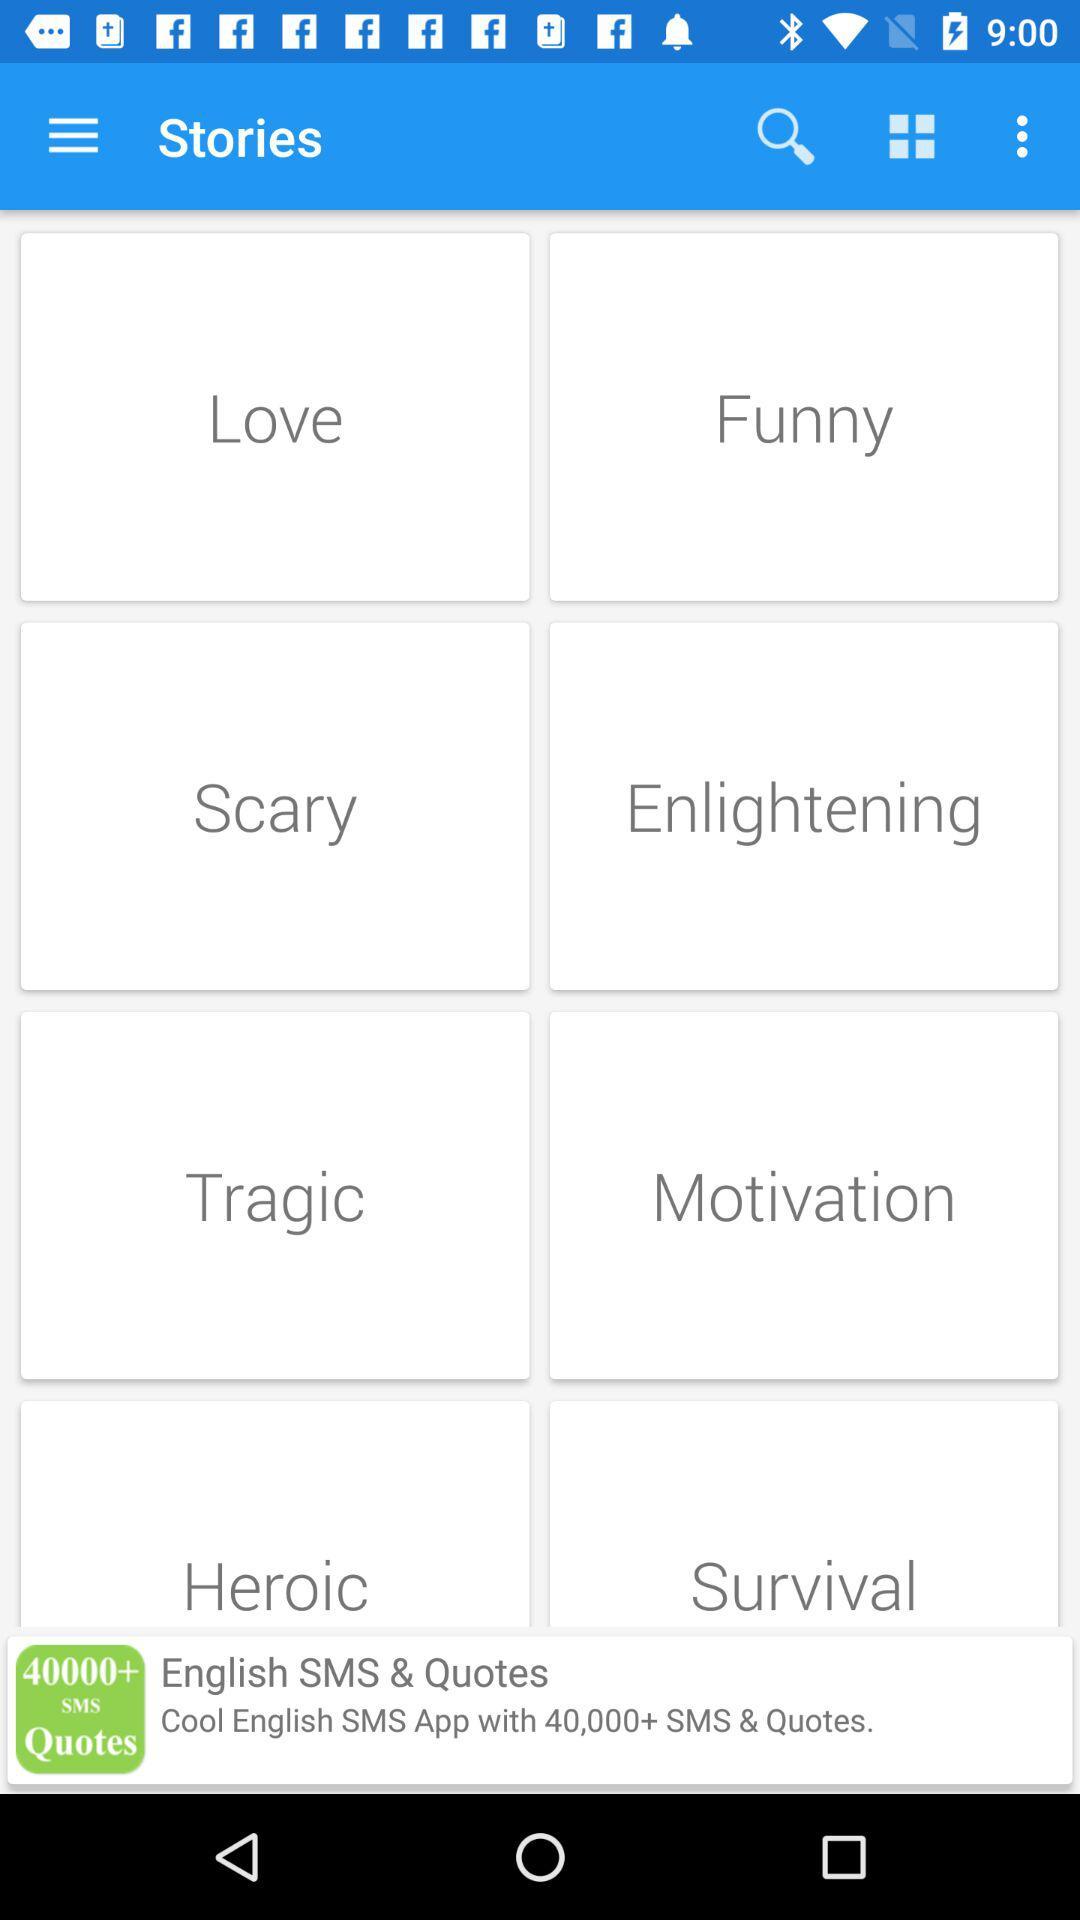 The height and width of the screenshot is (1920, 1080). I want to click on item to the left of stories app, so click(72, 135).